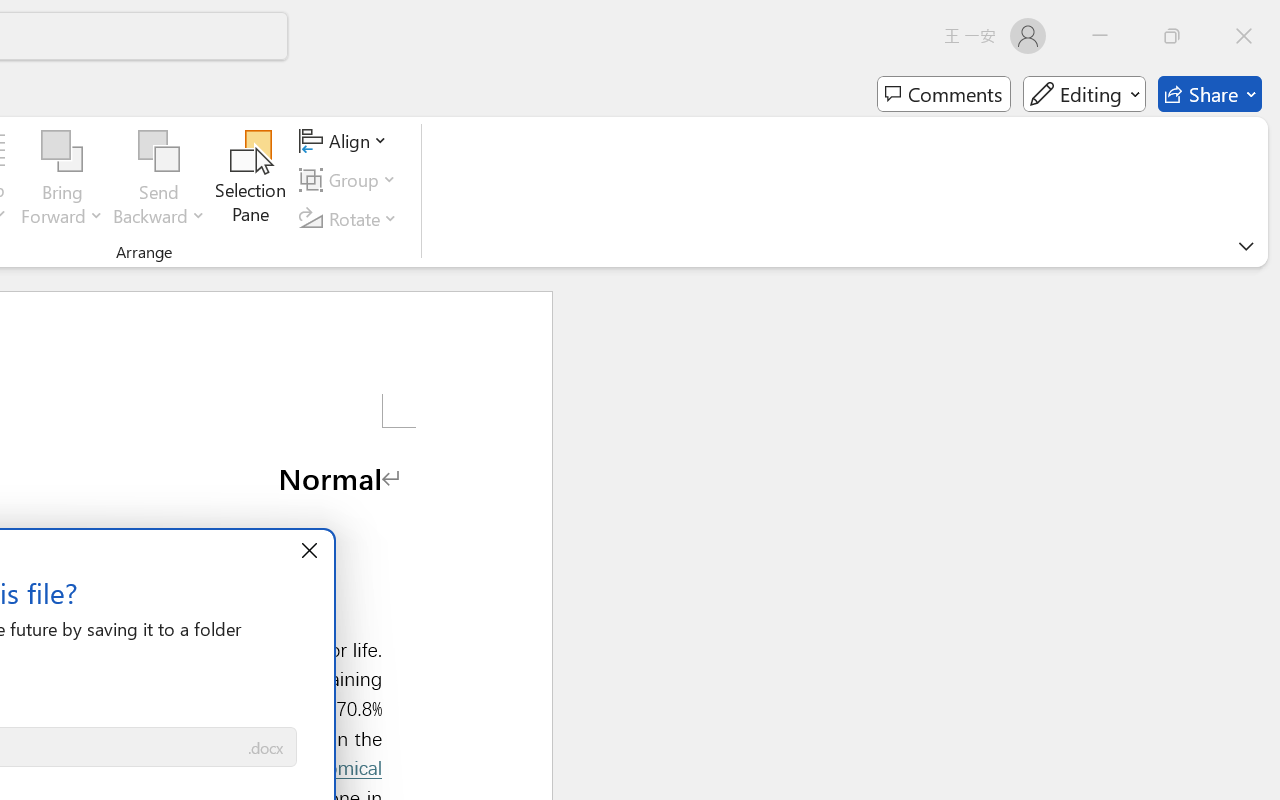  I want to click on 'Selection Pane...', so click(250, 179).